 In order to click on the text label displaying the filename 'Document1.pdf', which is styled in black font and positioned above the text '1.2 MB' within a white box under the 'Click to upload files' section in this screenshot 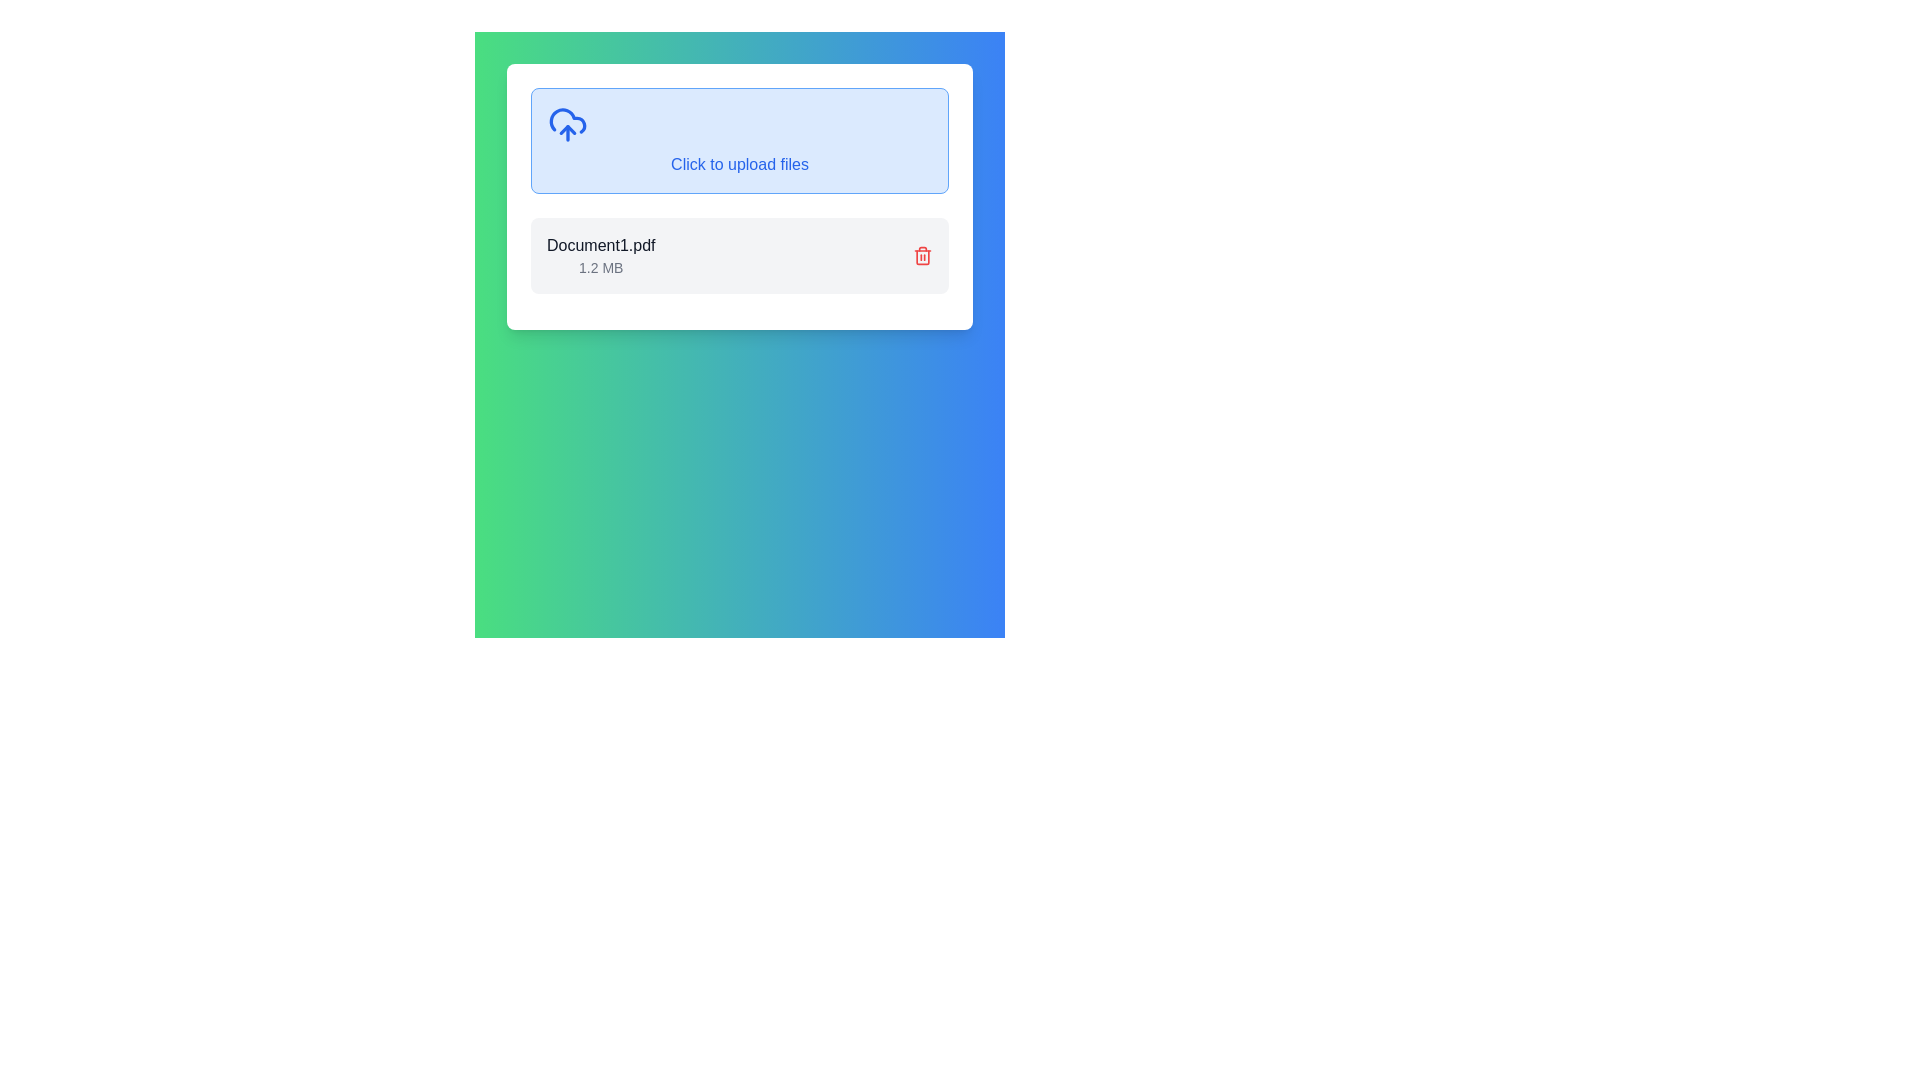, I will do `click(600, 245)`.